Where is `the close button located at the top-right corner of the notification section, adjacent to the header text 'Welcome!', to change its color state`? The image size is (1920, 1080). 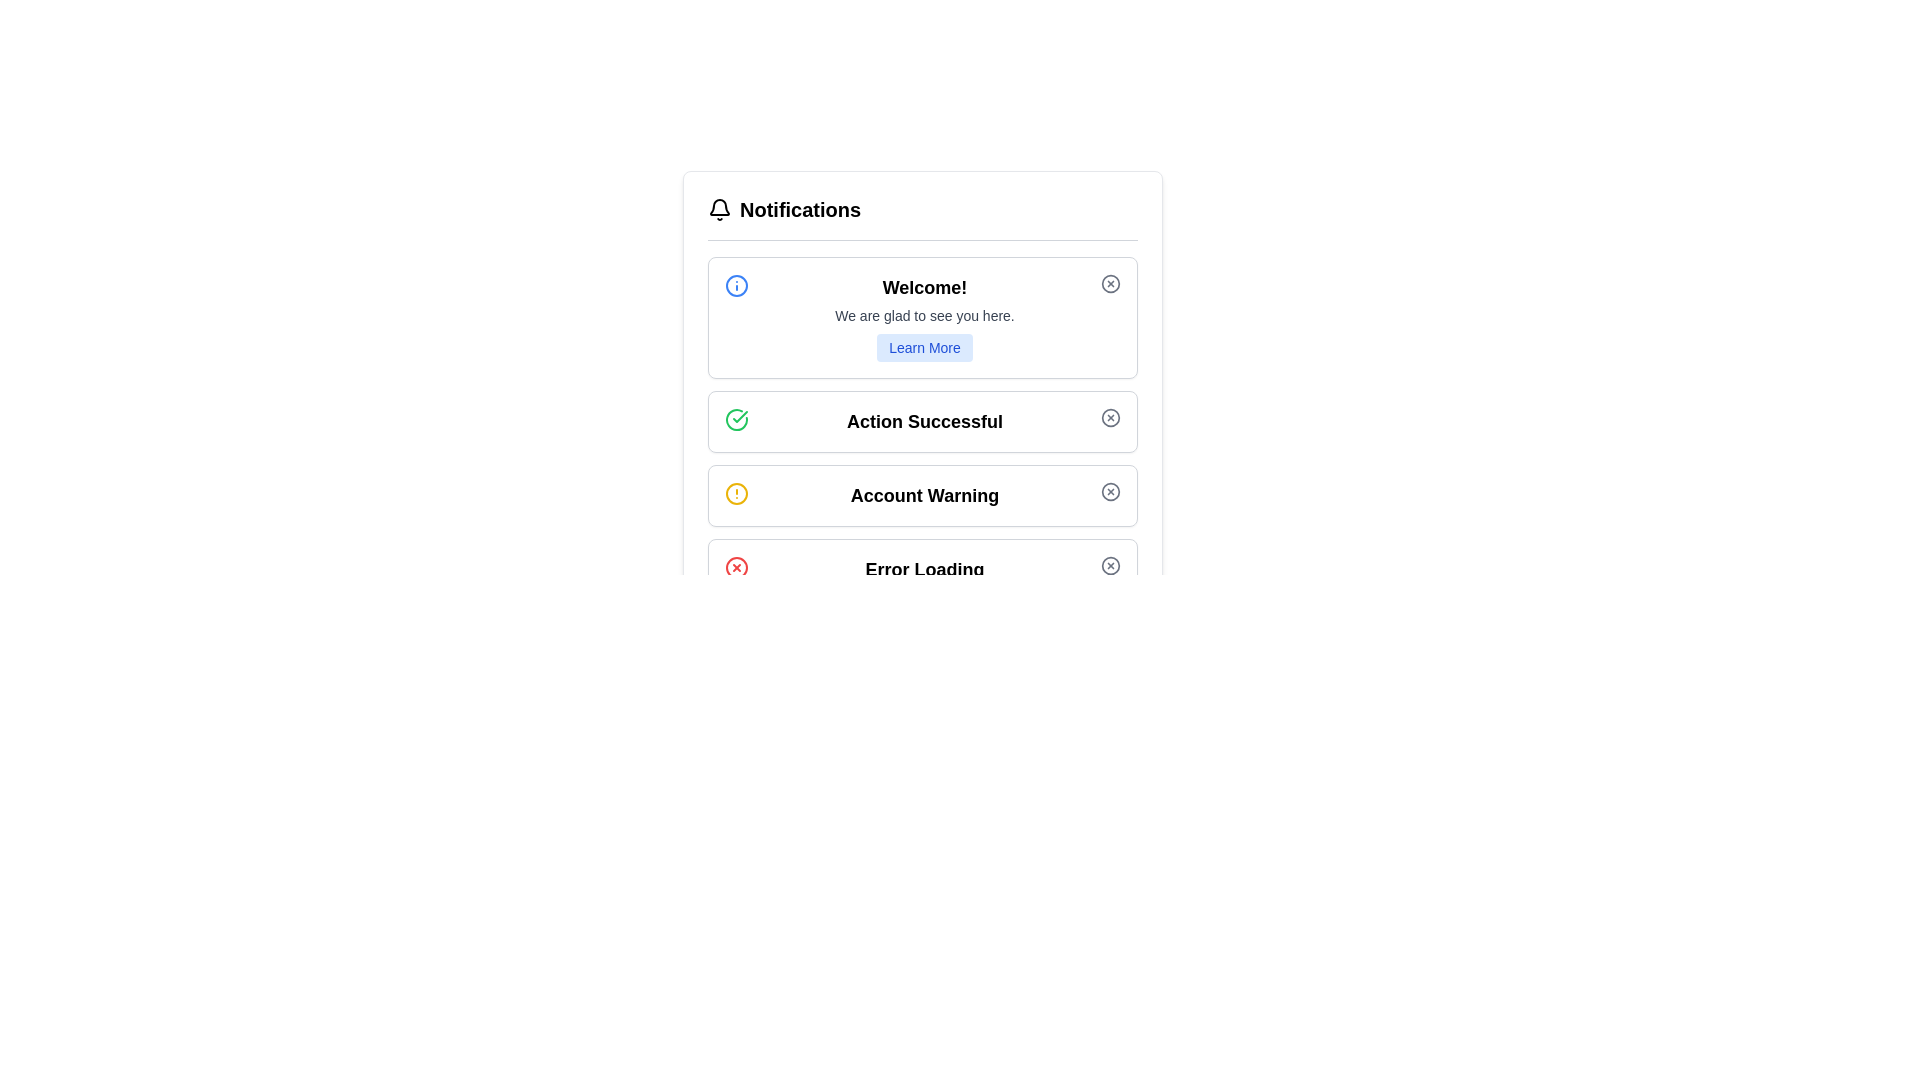 the close button located at the top-right corner of the notification section, adjacent to the header text 'Welcome!', to change its color state is located at coordinates (1109, 284).